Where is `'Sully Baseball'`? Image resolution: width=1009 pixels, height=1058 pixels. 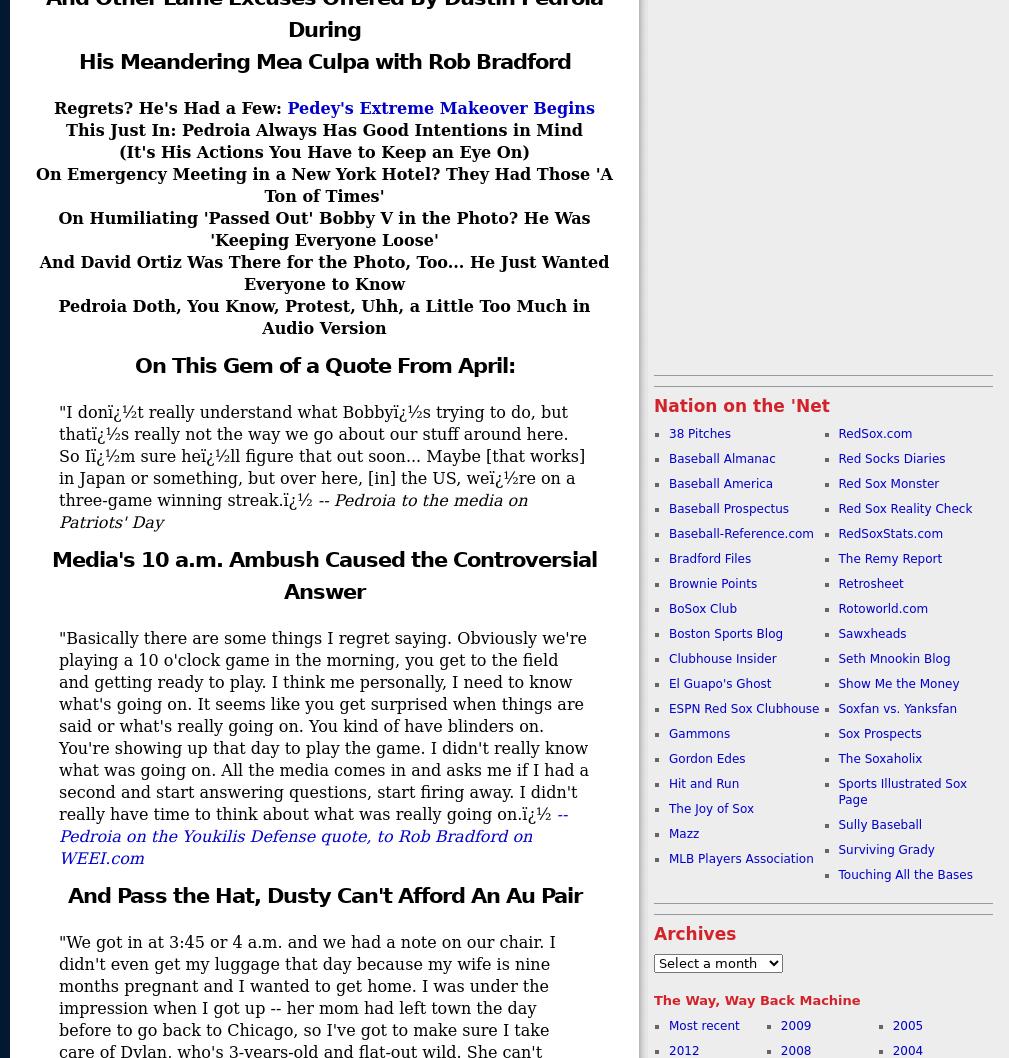 'Sully Baseball' is located at coordinates (880, 824).